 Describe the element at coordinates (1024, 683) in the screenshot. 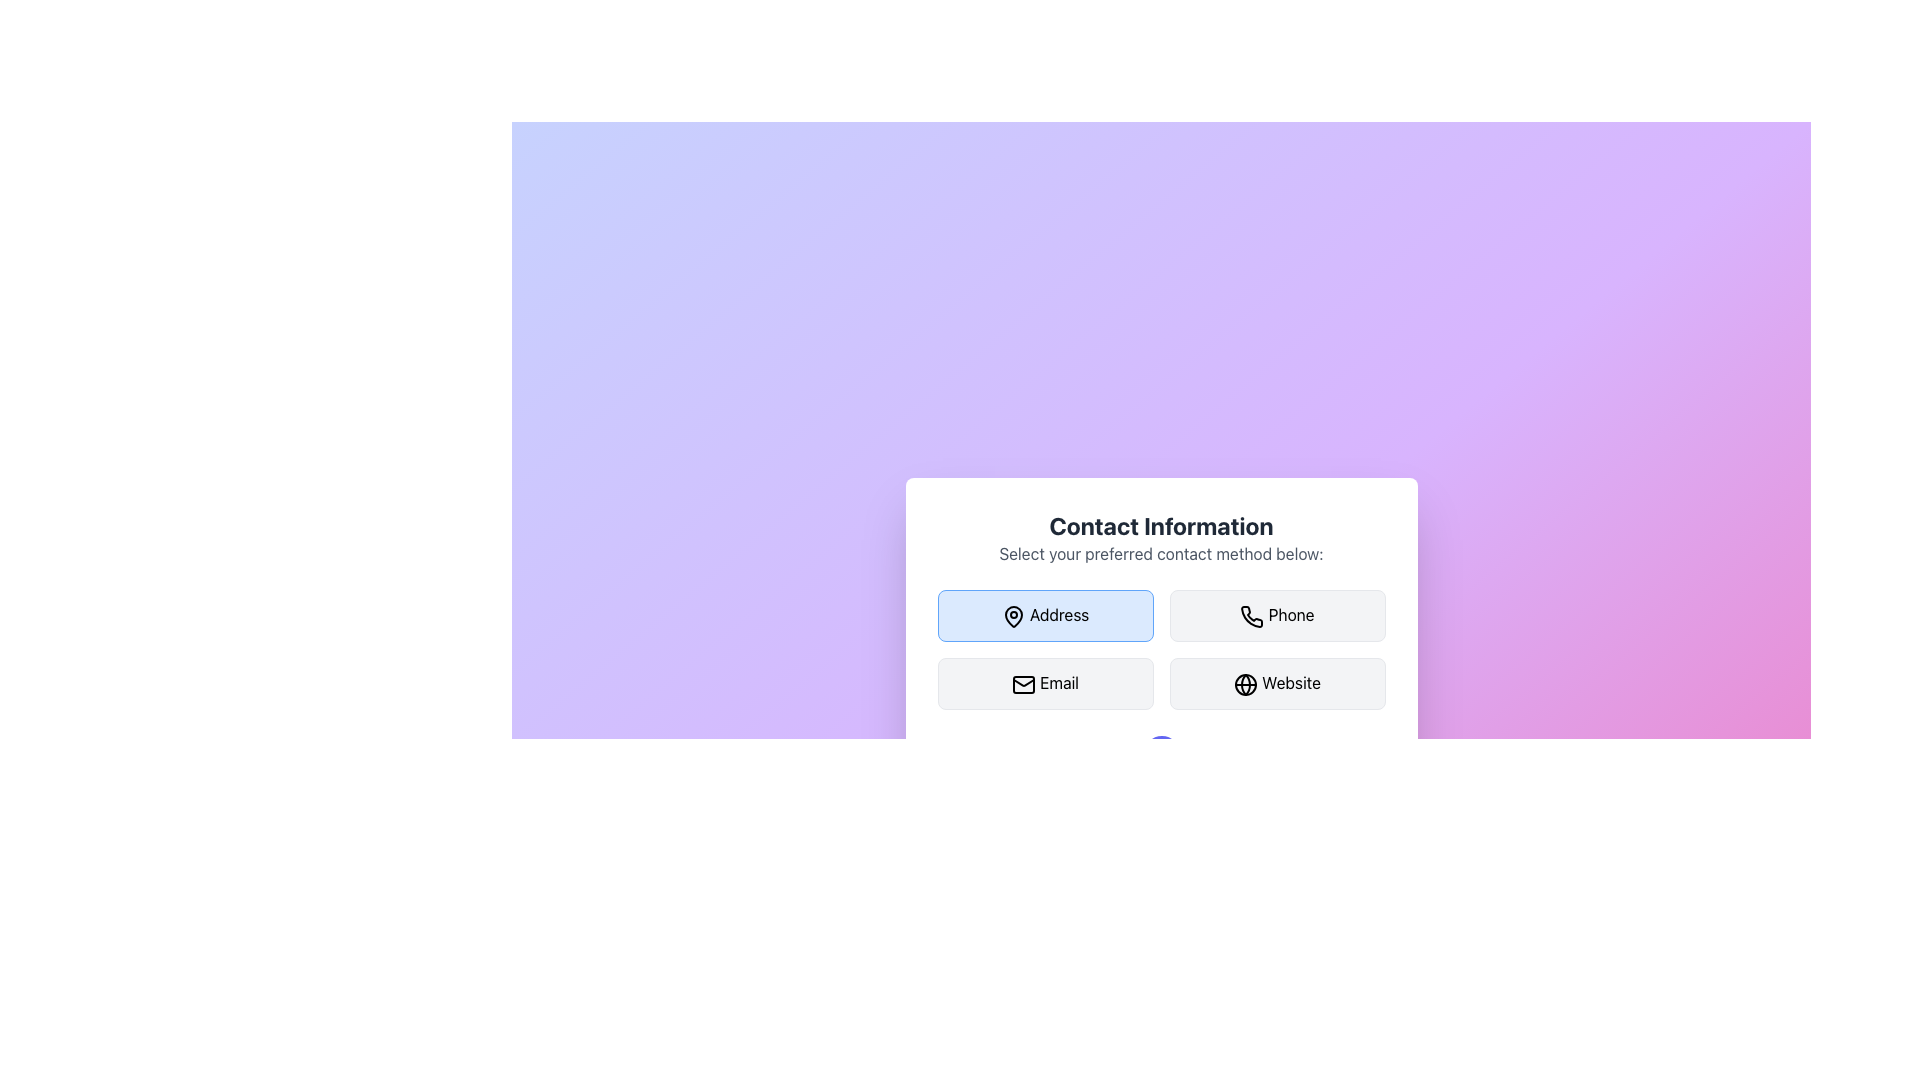

I see `the email icon located in the bottom-left corner of the button labeled 'Email'` at that location.